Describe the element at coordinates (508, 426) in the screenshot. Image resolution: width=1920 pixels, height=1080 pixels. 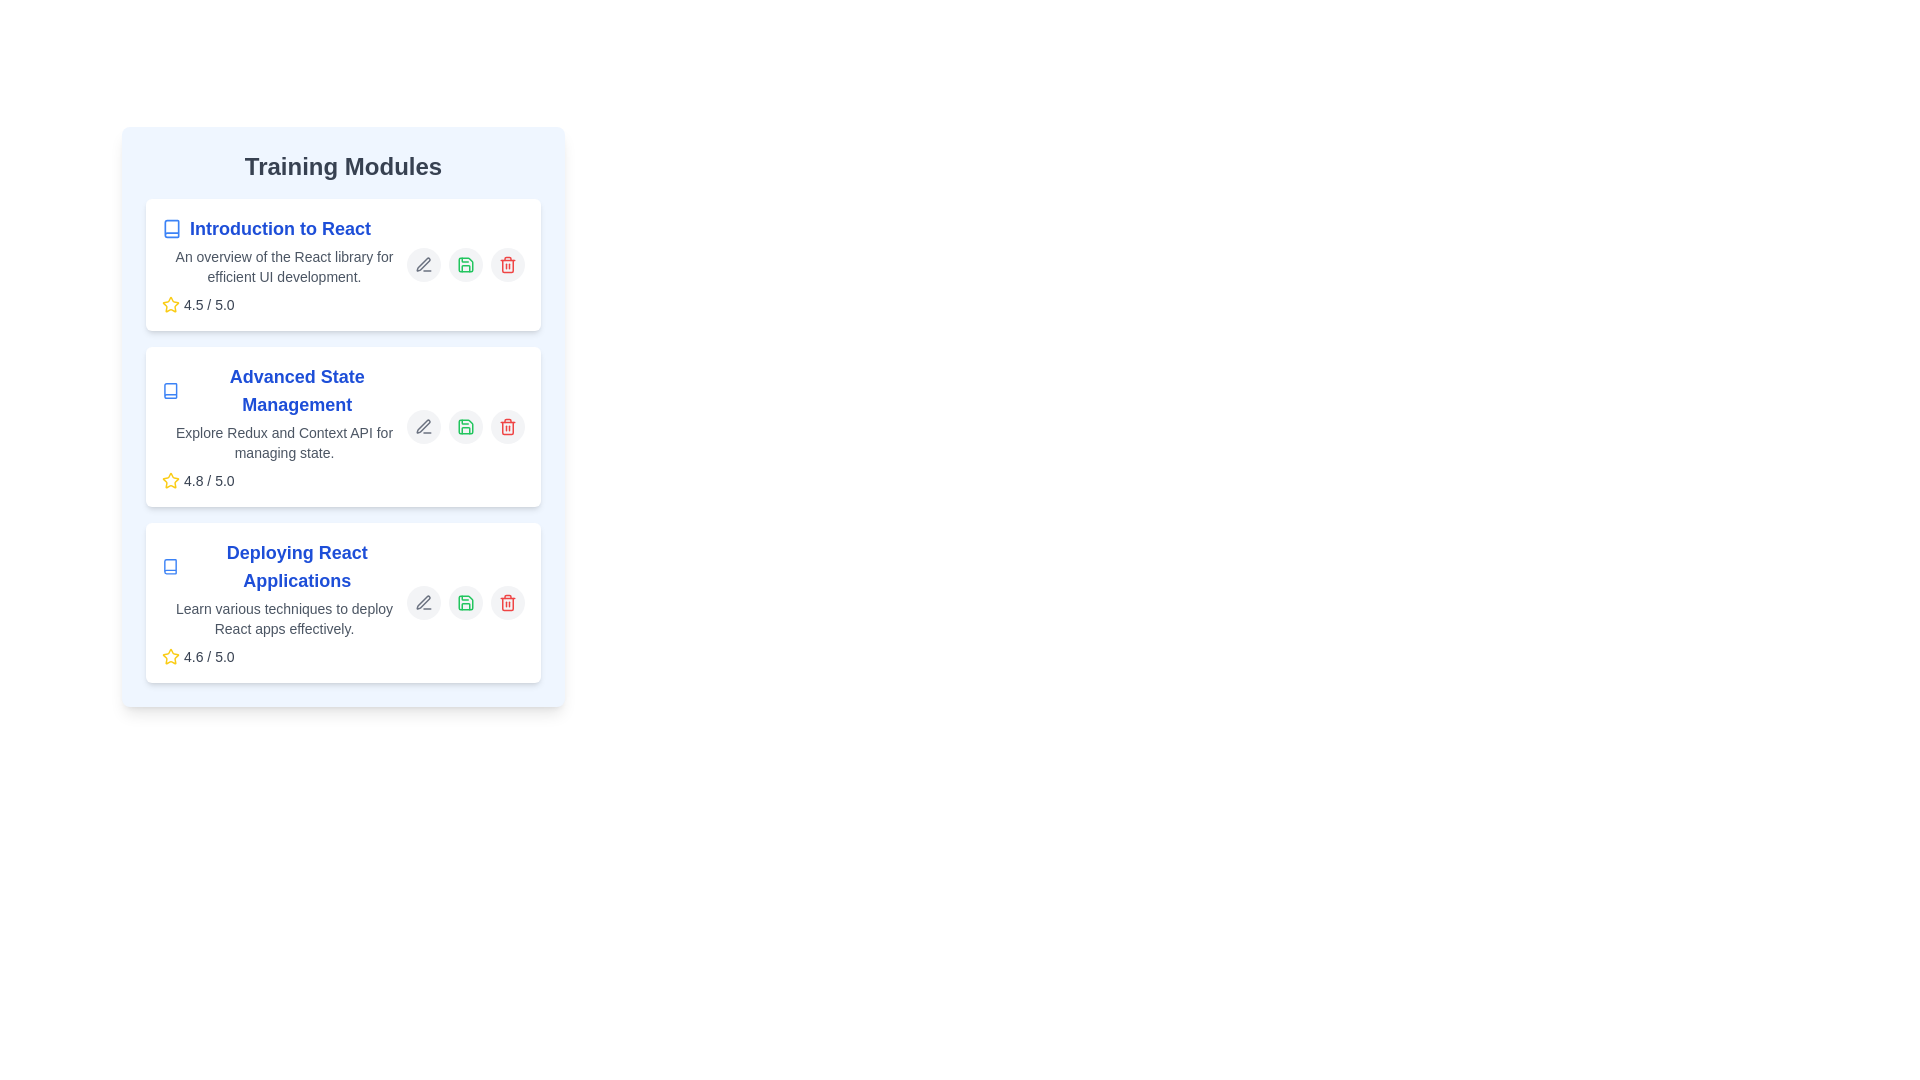
I see `the circular button with a gray background and a red trash can icon, which is the third button in the row associated with the 'Advanced State Management' module, to change its background color` at that location.